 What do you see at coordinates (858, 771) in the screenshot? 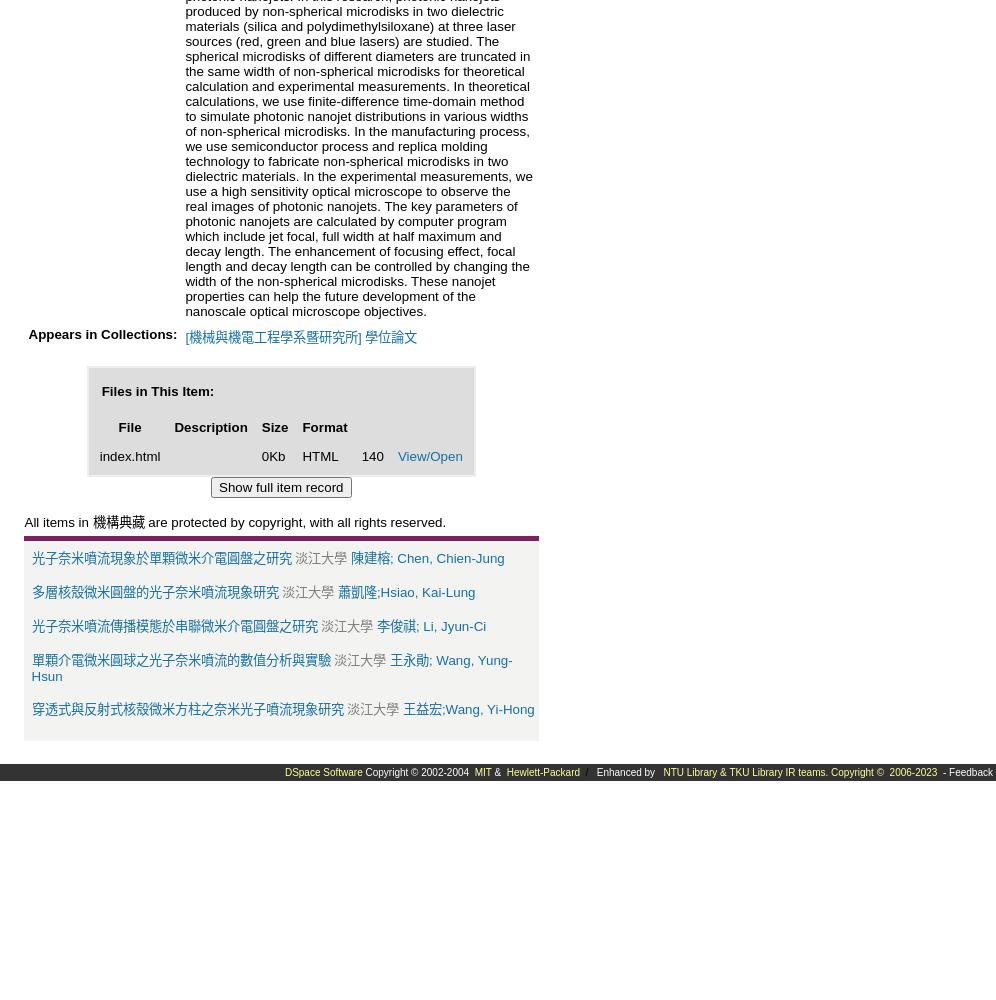
I see `'Copyright ©'` at bounding box center [858, 771].